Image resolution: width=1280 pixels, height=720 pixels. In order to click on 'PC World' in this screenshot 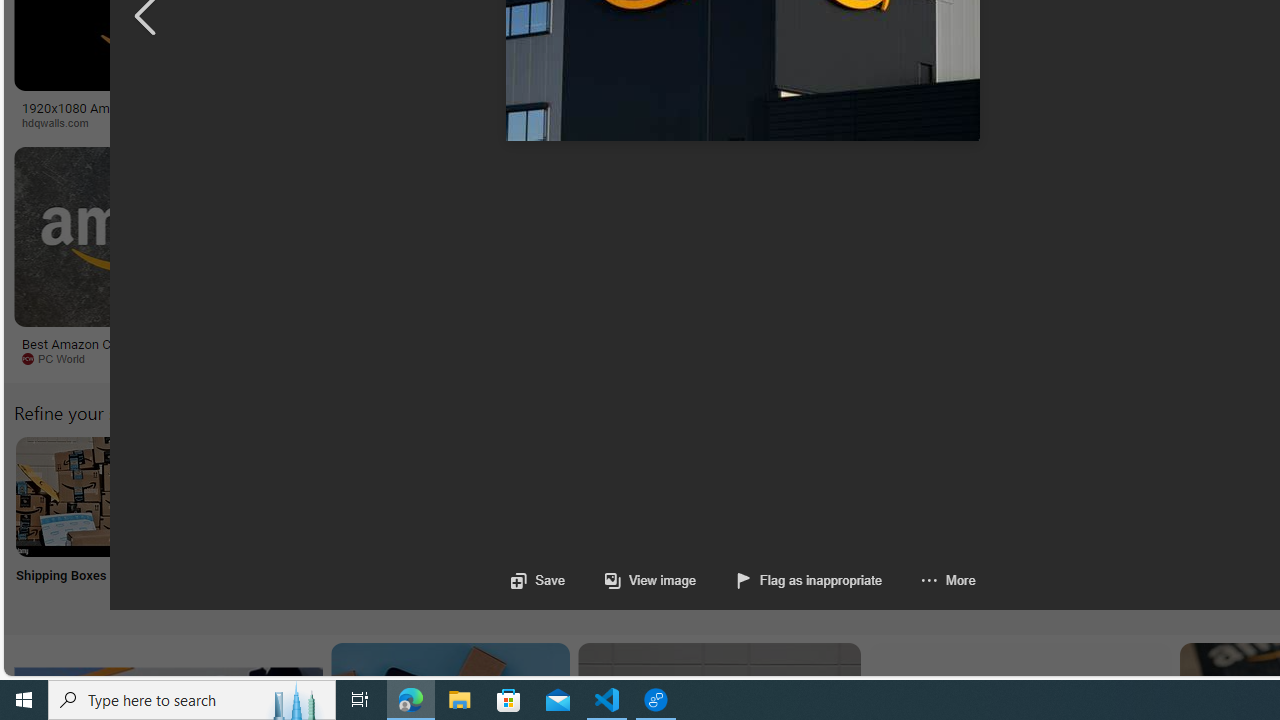, I will do `click(60, 357)`.